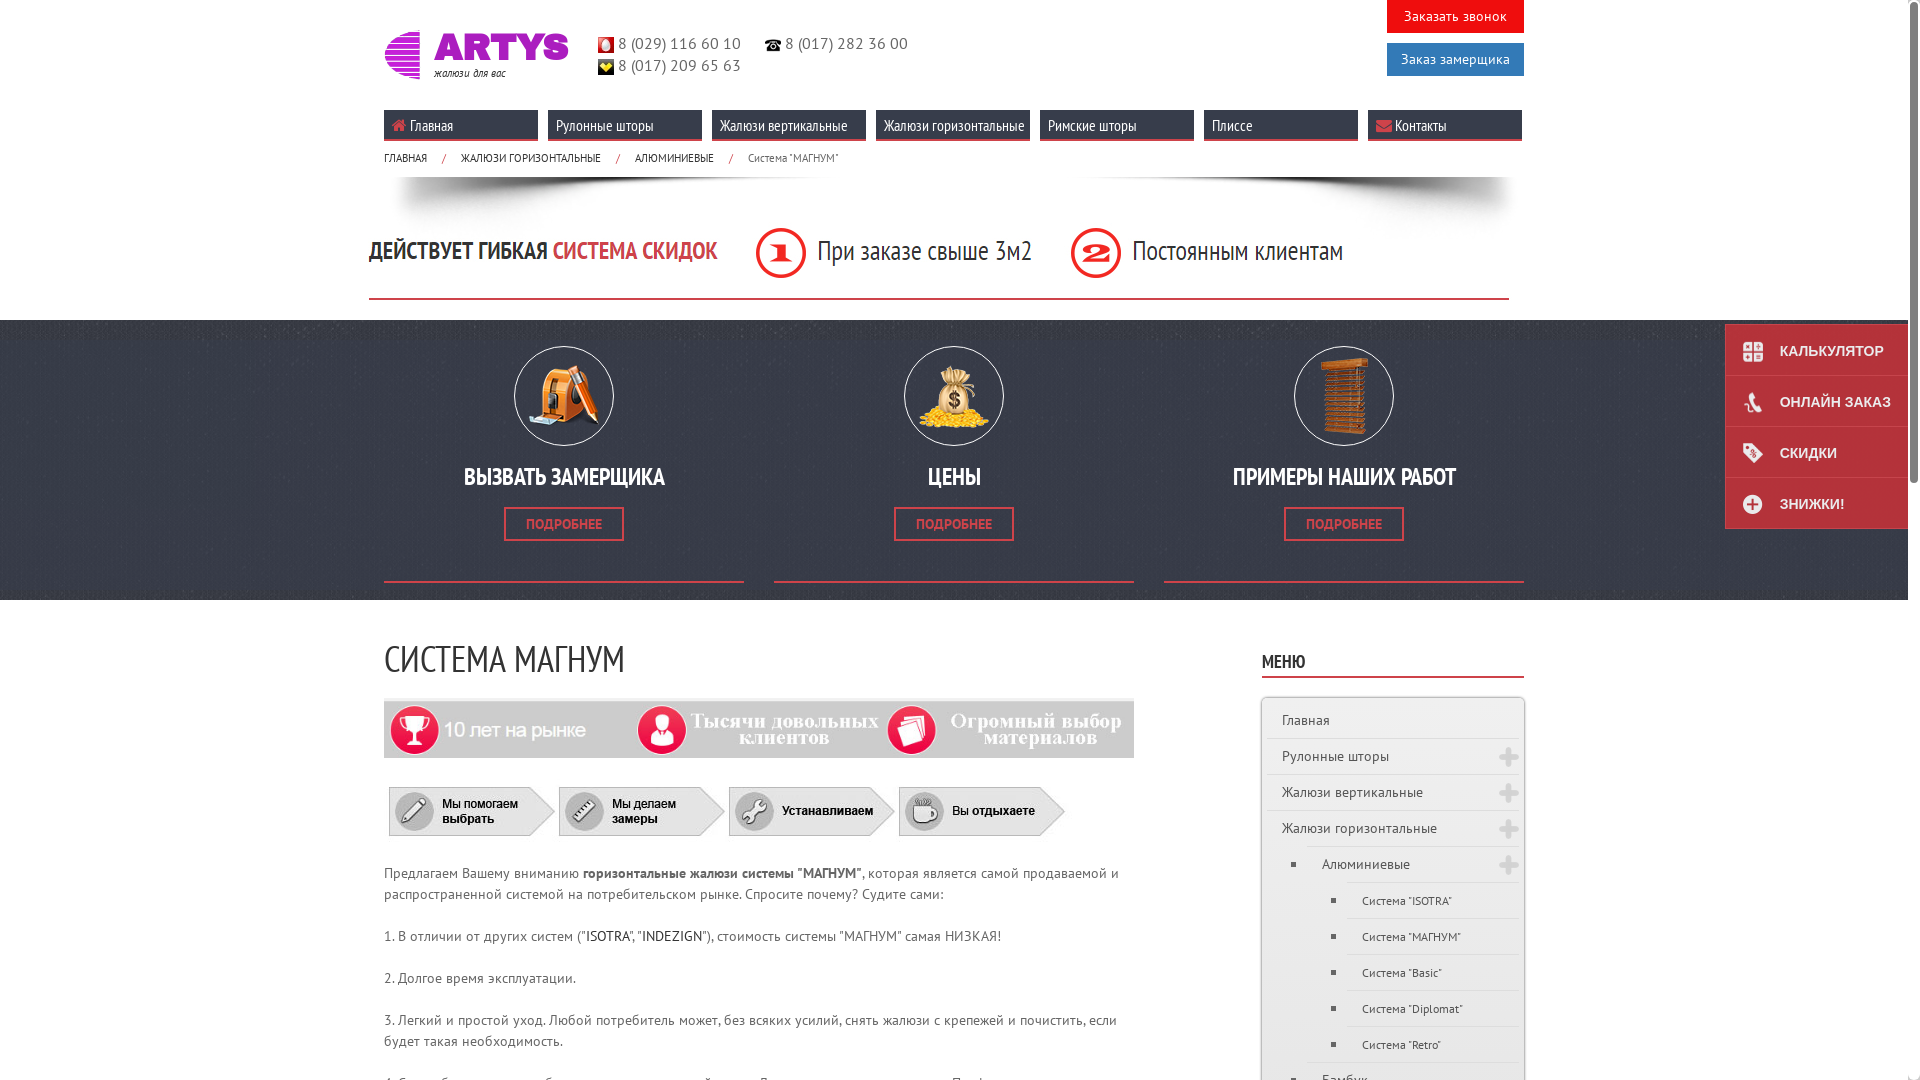  I want to click on 'INDEZIGN', so click(642, 936).